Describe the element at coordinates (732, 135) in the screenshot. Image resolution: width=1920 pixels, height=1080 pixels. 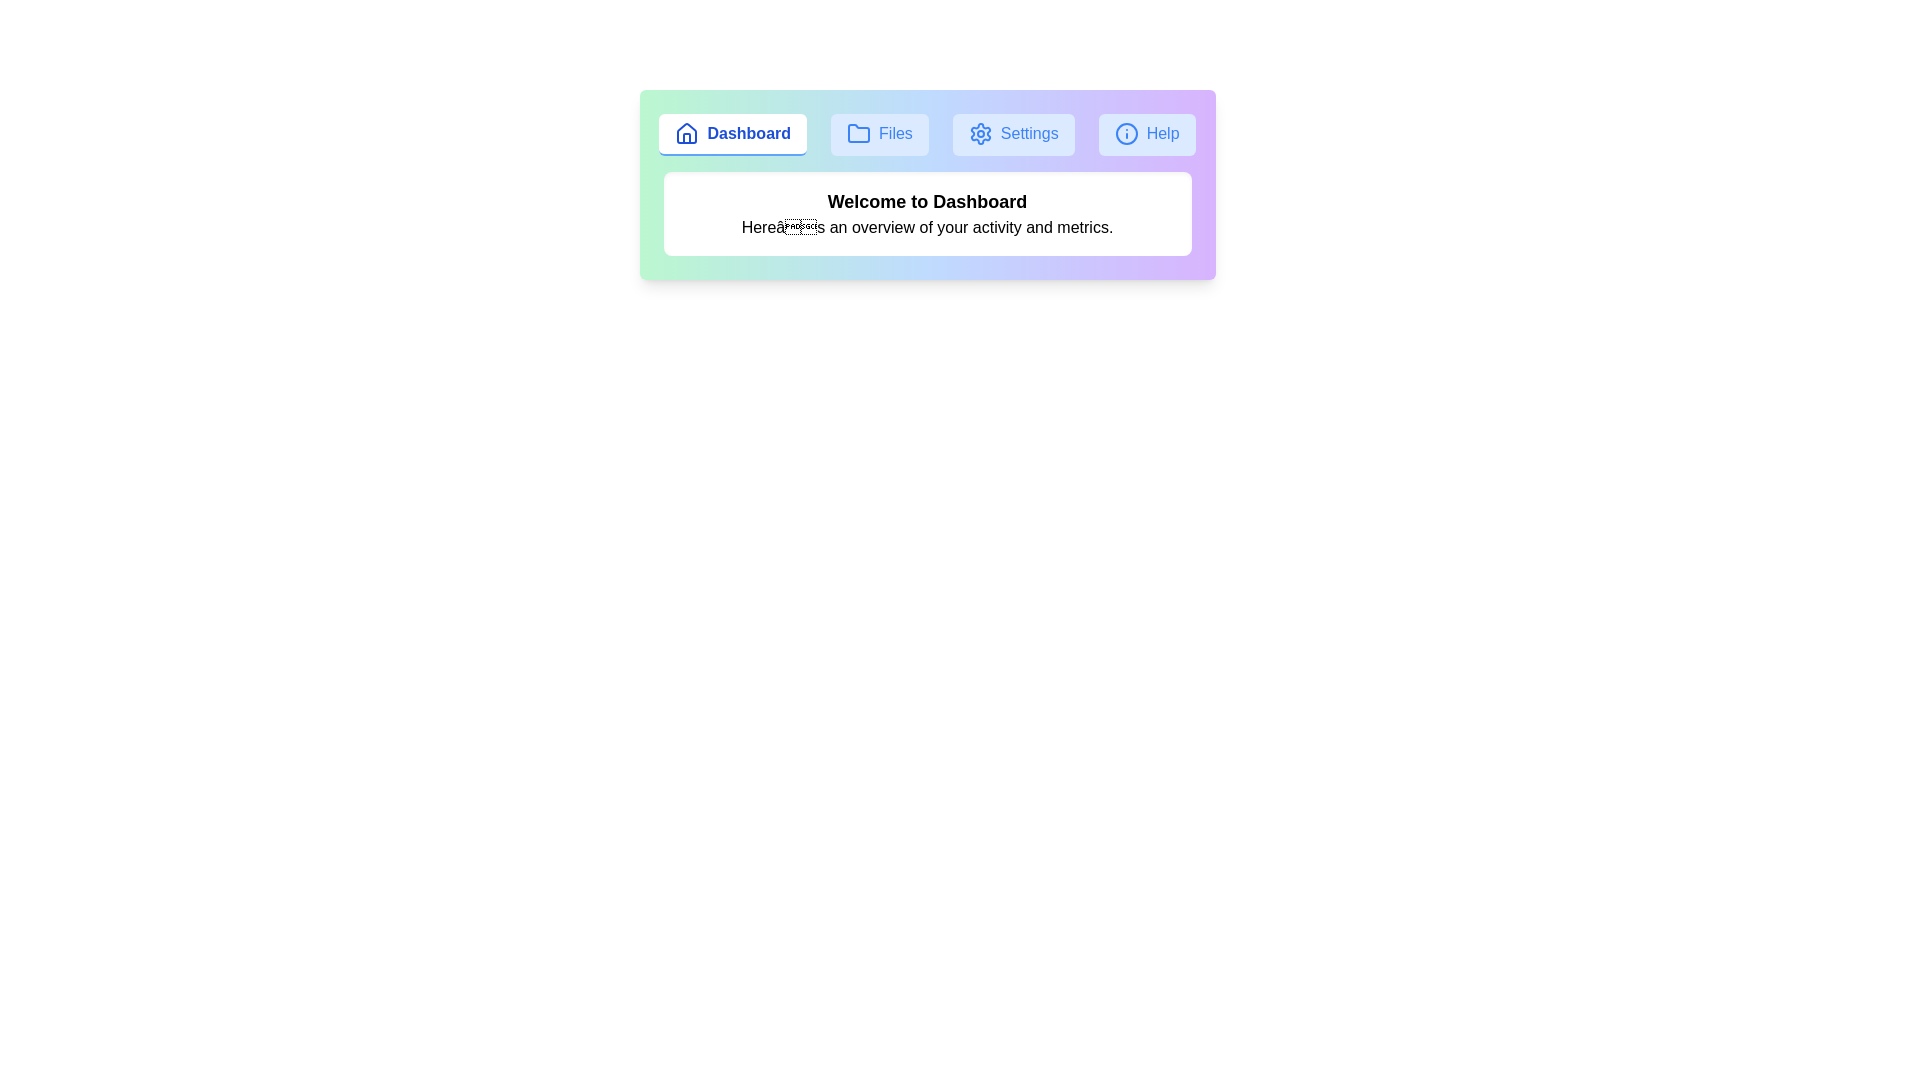
I see `the tab labeled Dashboard to observe its hover effect` at that location.